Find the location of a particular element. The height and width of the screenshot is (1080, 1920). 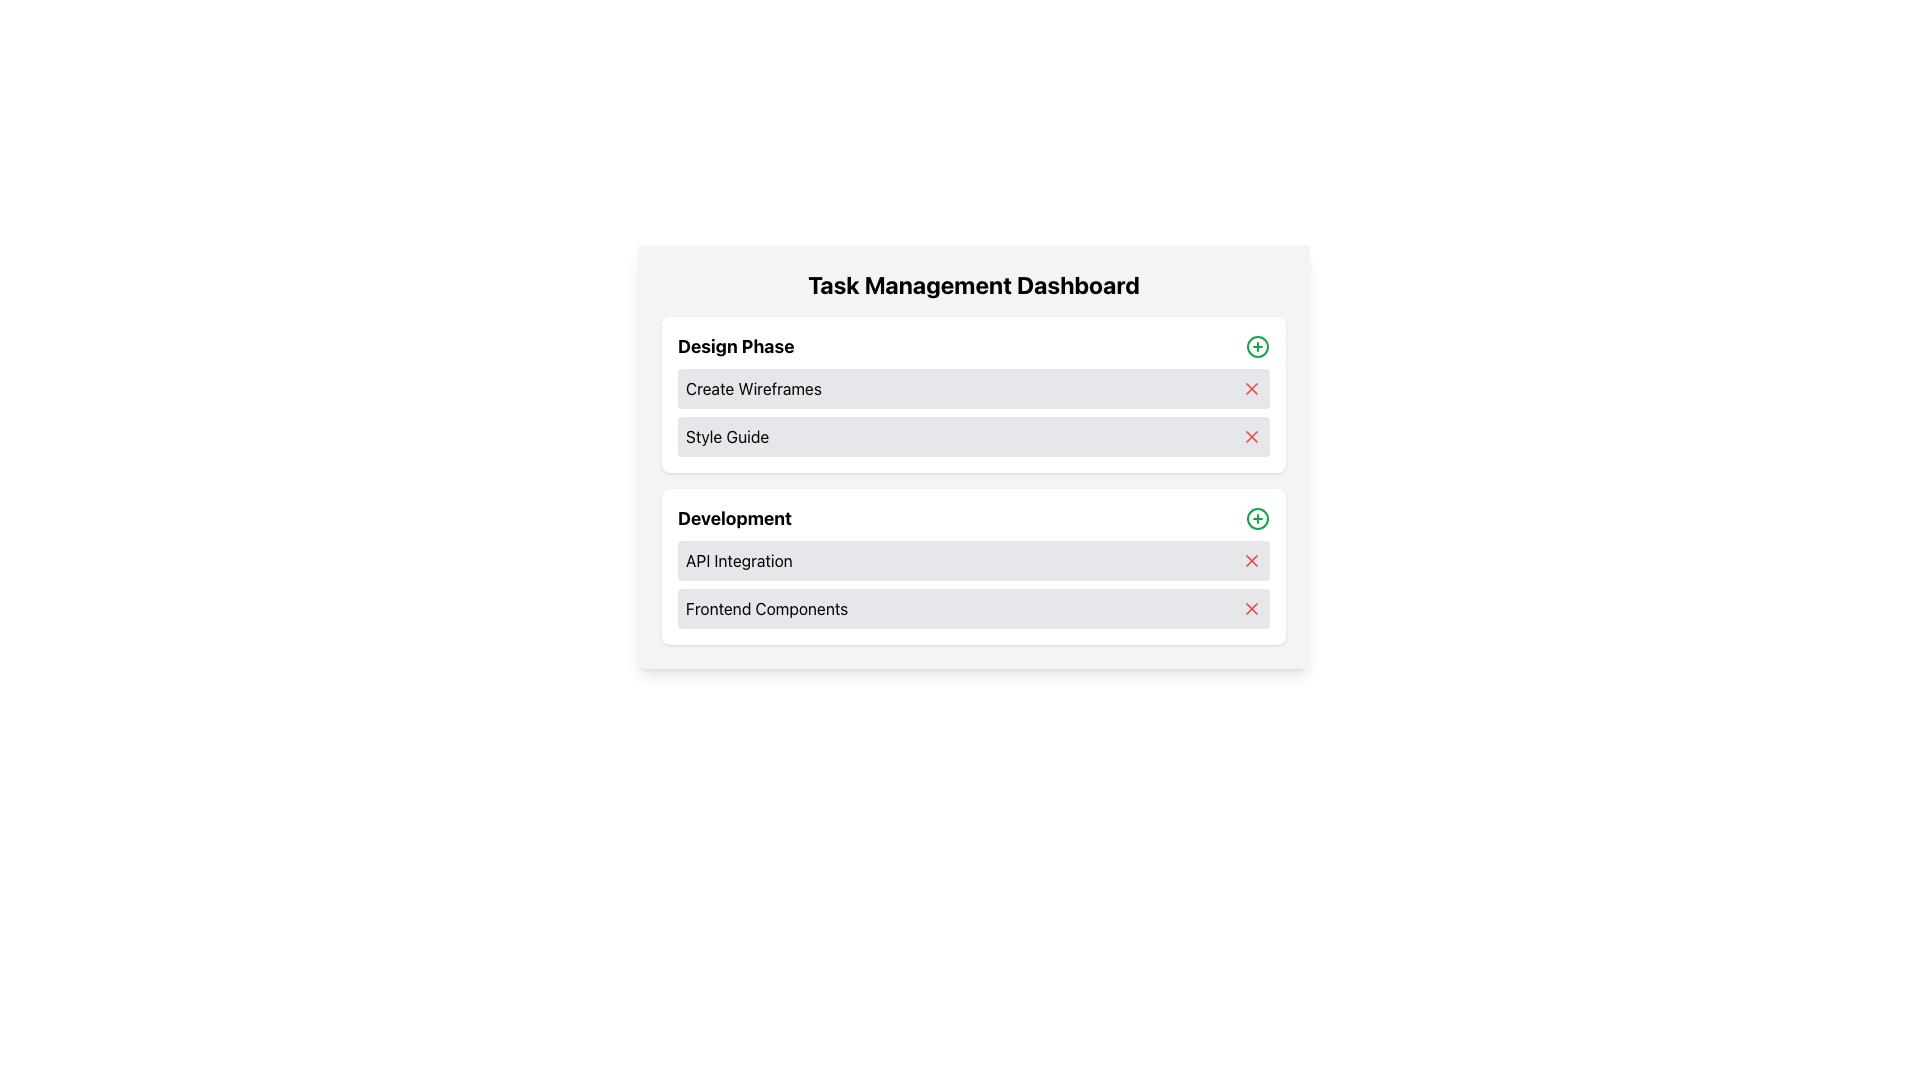

the dismiss button located to the right of the 'Style Guide' text is located at coordinates (1251, 435).